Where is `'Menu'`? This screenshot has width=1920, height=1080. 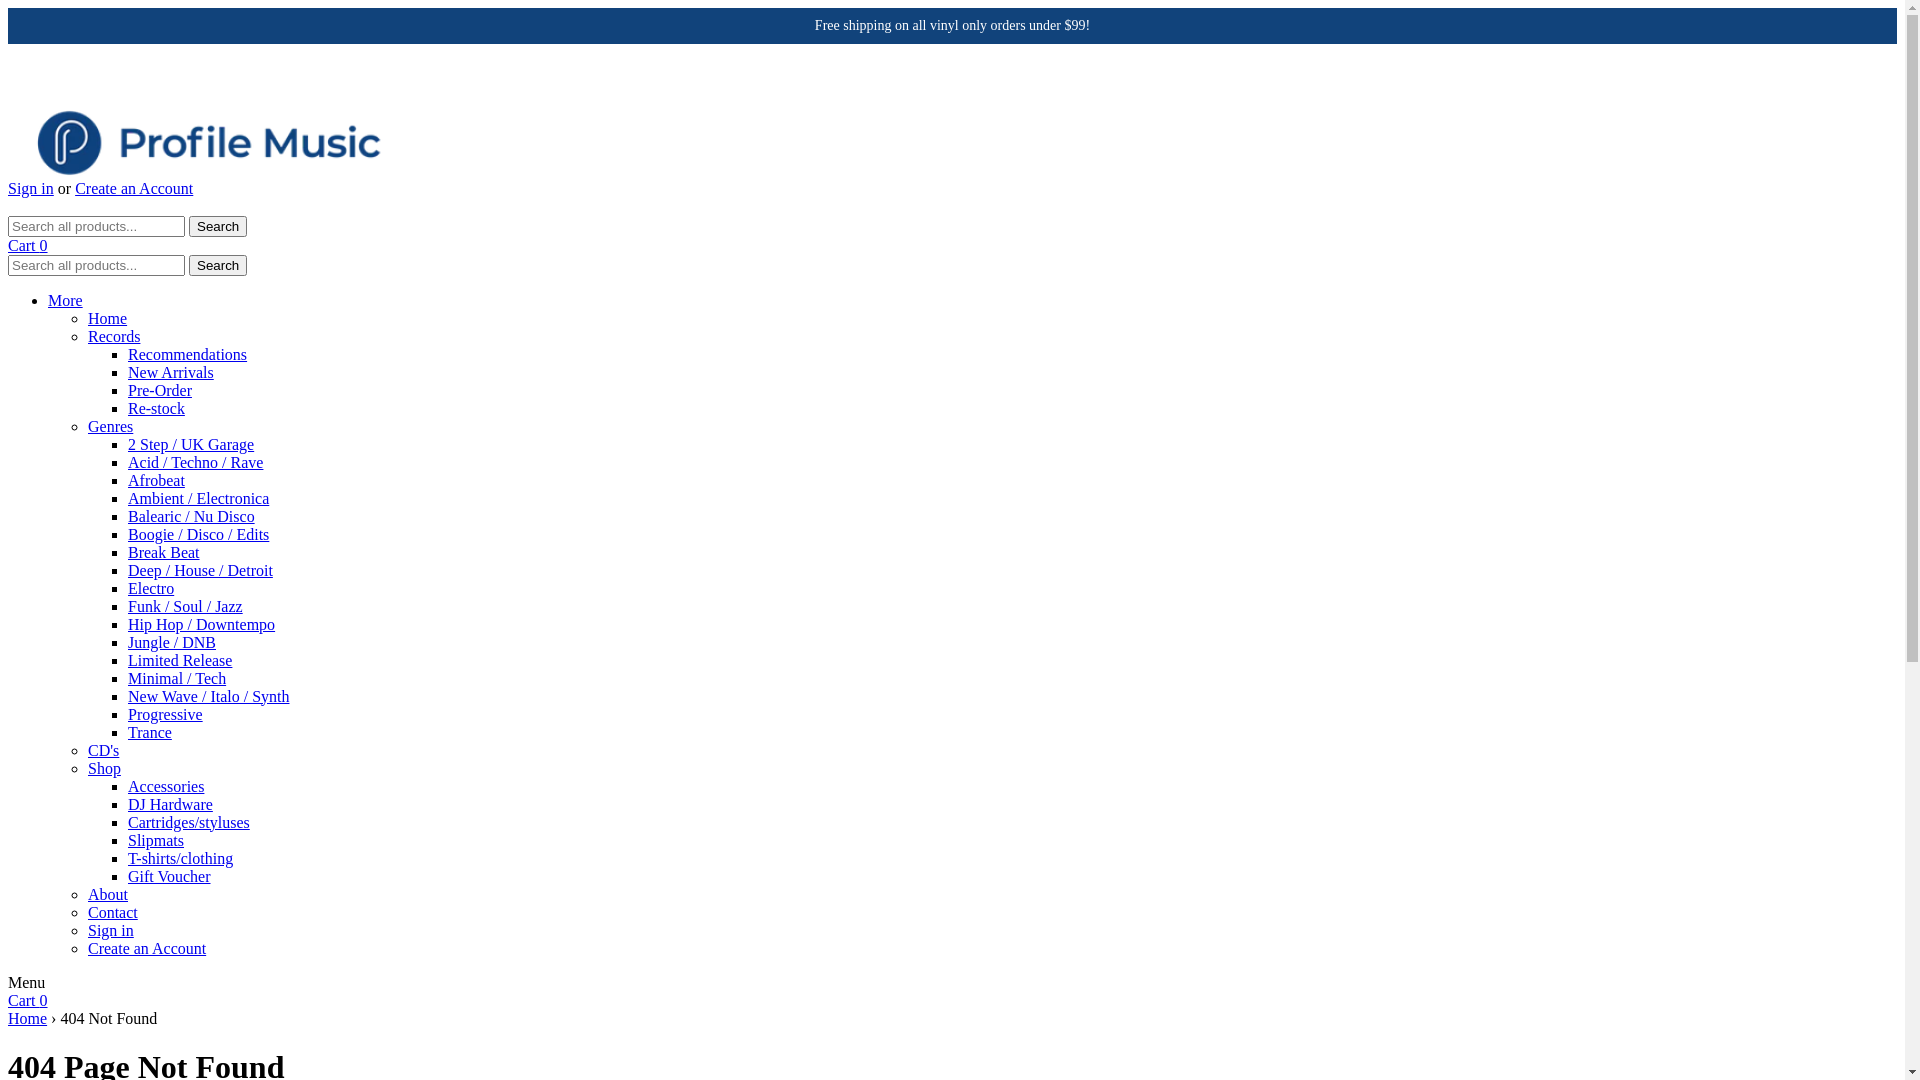 'Menu' is located at coordinates (26, 981).